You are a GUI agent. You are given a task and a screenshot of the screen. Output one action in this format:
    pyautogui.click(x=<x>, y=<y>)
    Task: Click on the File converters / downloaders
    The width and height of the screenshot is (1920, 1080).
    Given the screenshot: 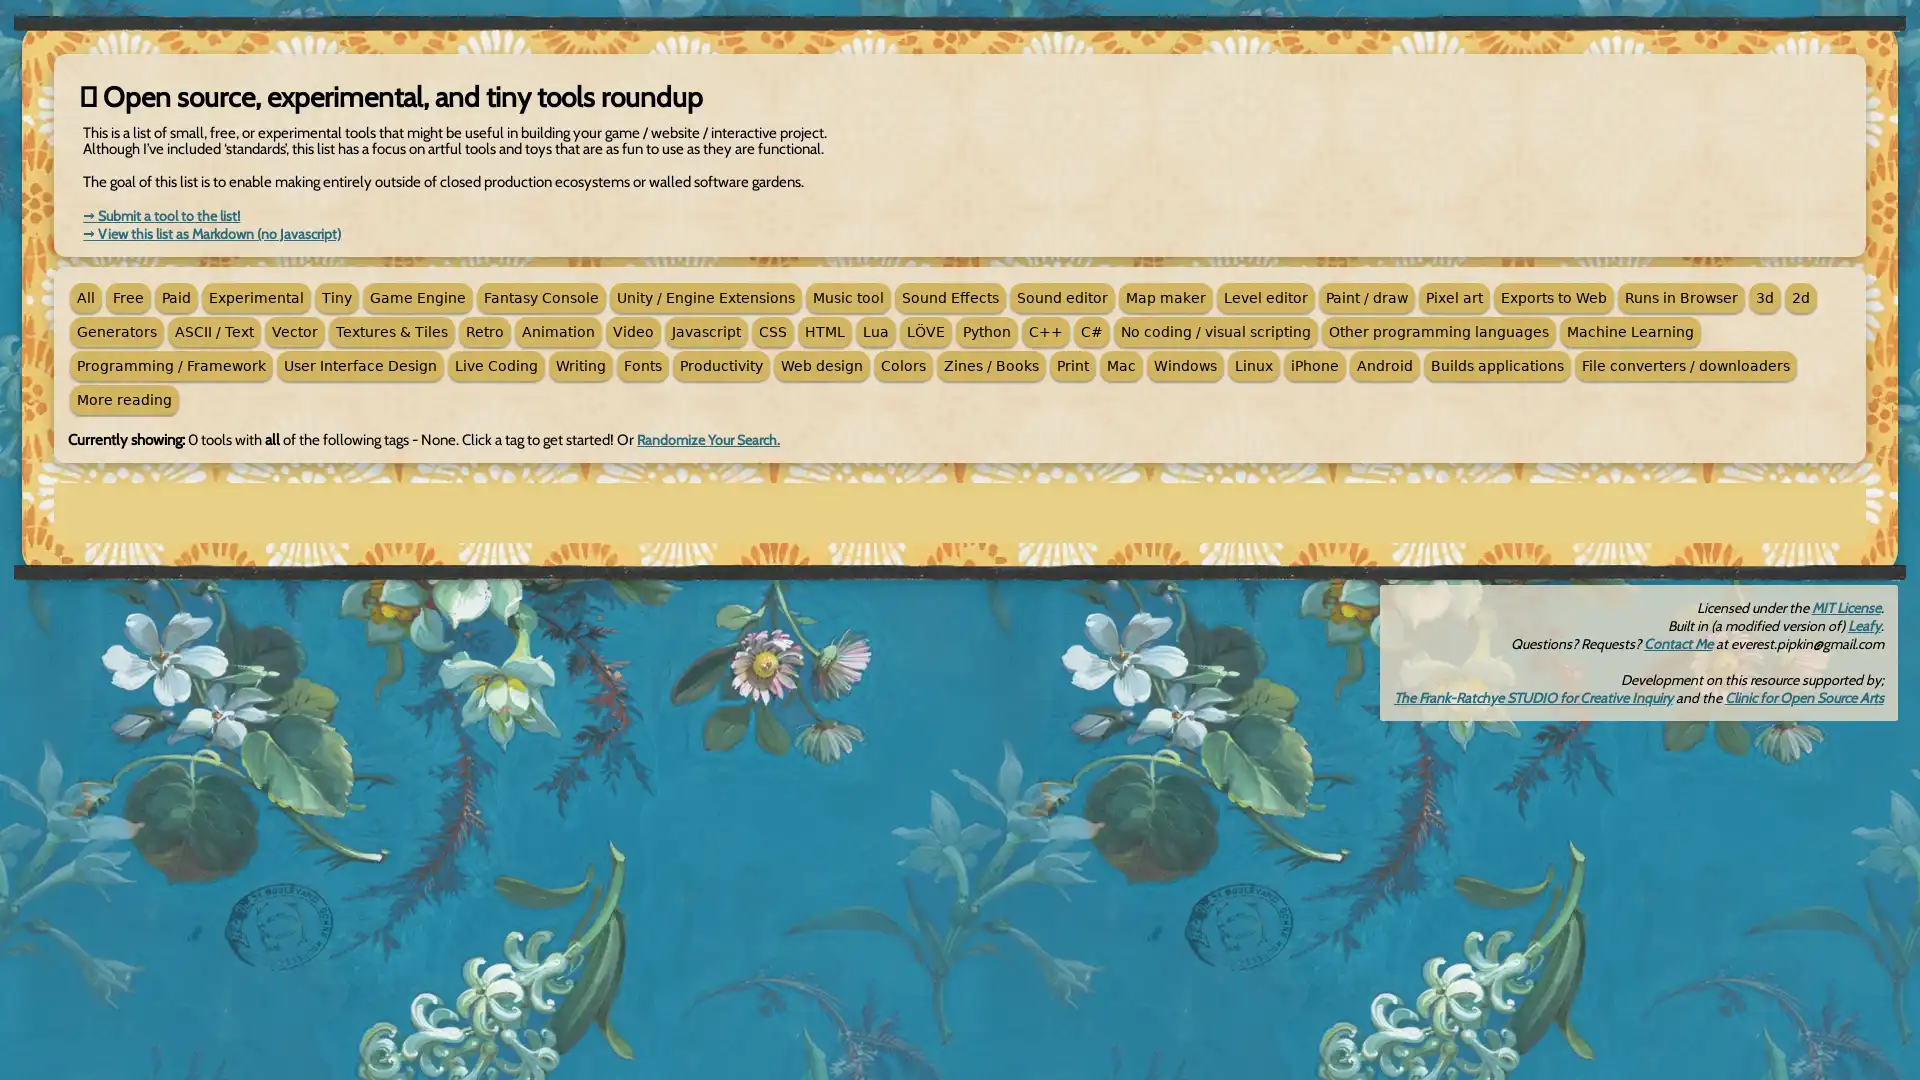 What is the action you would take?
    pyautogui.click(x=1684, y=366)
    